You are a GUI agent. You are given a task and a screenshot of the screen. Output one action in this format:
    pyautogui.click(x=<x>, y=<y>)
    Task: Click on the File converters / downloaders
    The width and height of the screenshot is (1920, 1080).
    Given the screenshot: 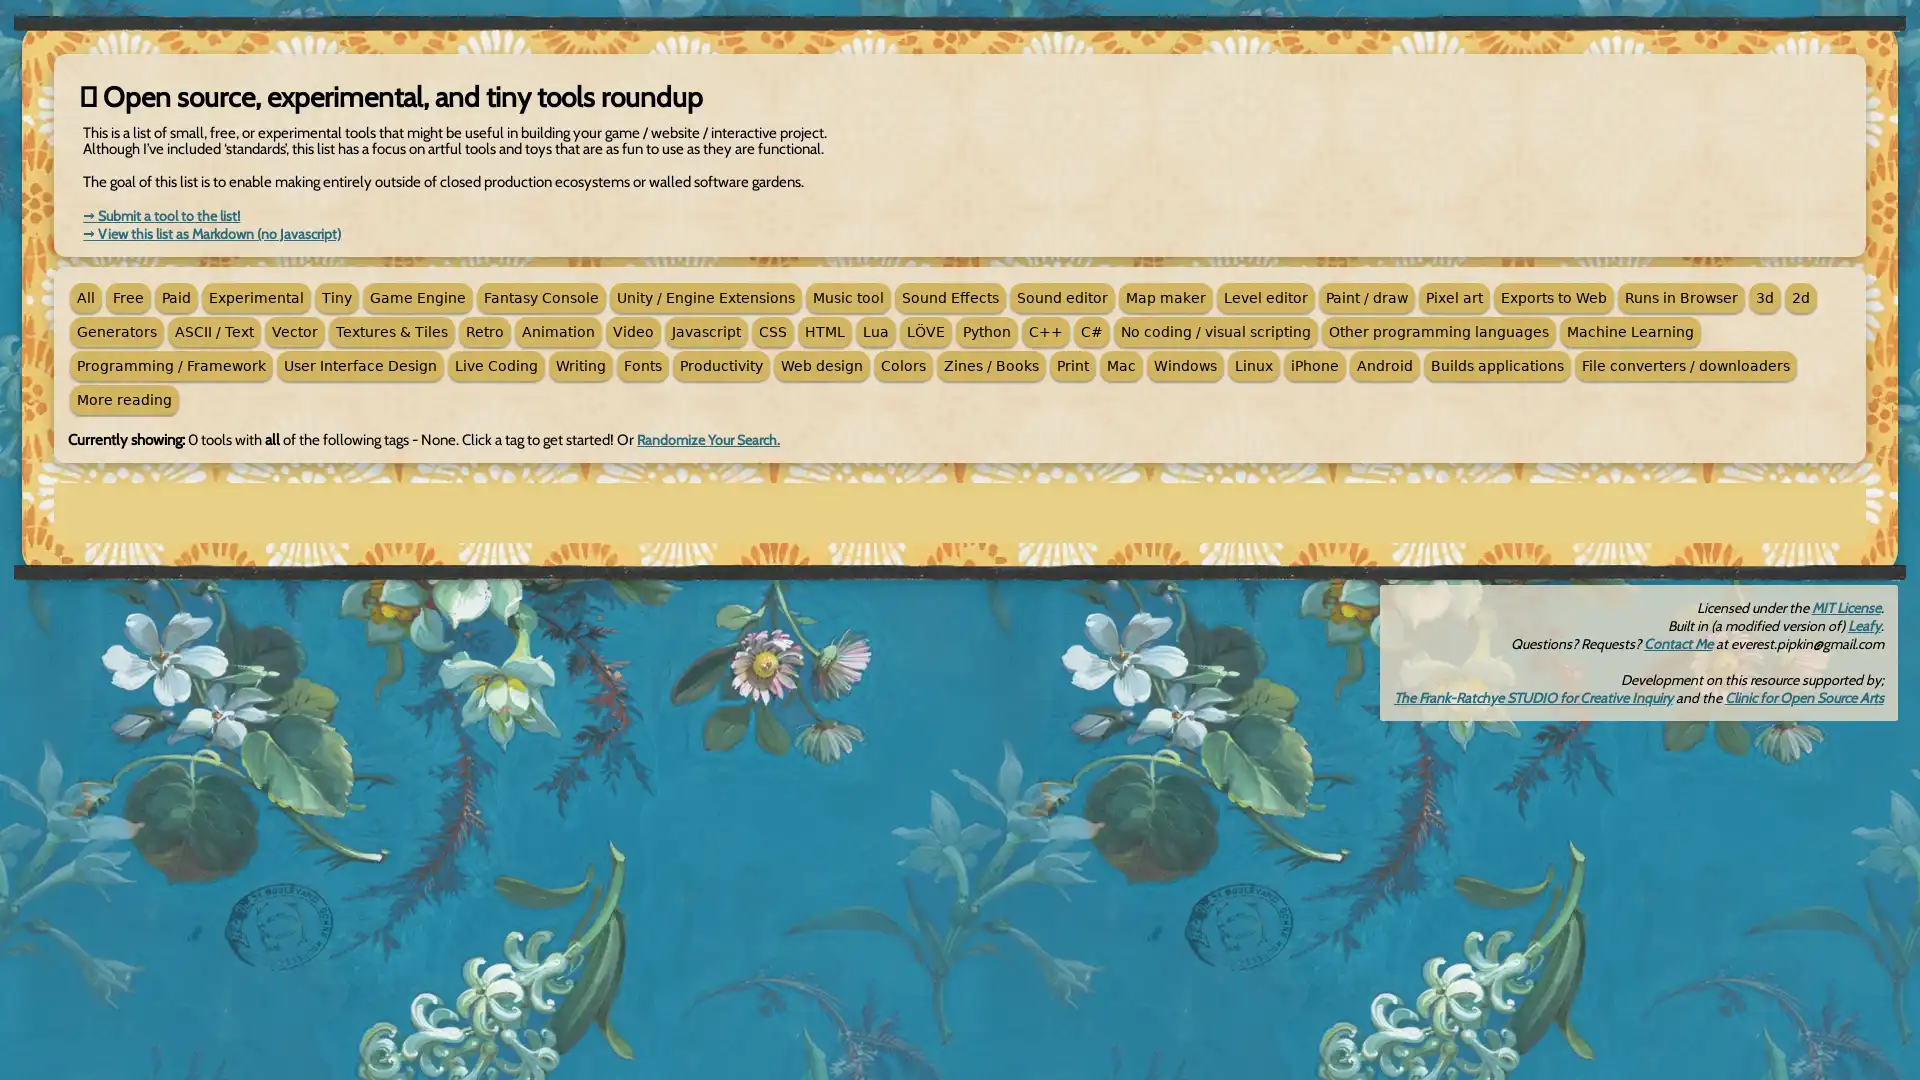 What is the action you would take?
    pyautogui.click(x=1684, y=366)
    